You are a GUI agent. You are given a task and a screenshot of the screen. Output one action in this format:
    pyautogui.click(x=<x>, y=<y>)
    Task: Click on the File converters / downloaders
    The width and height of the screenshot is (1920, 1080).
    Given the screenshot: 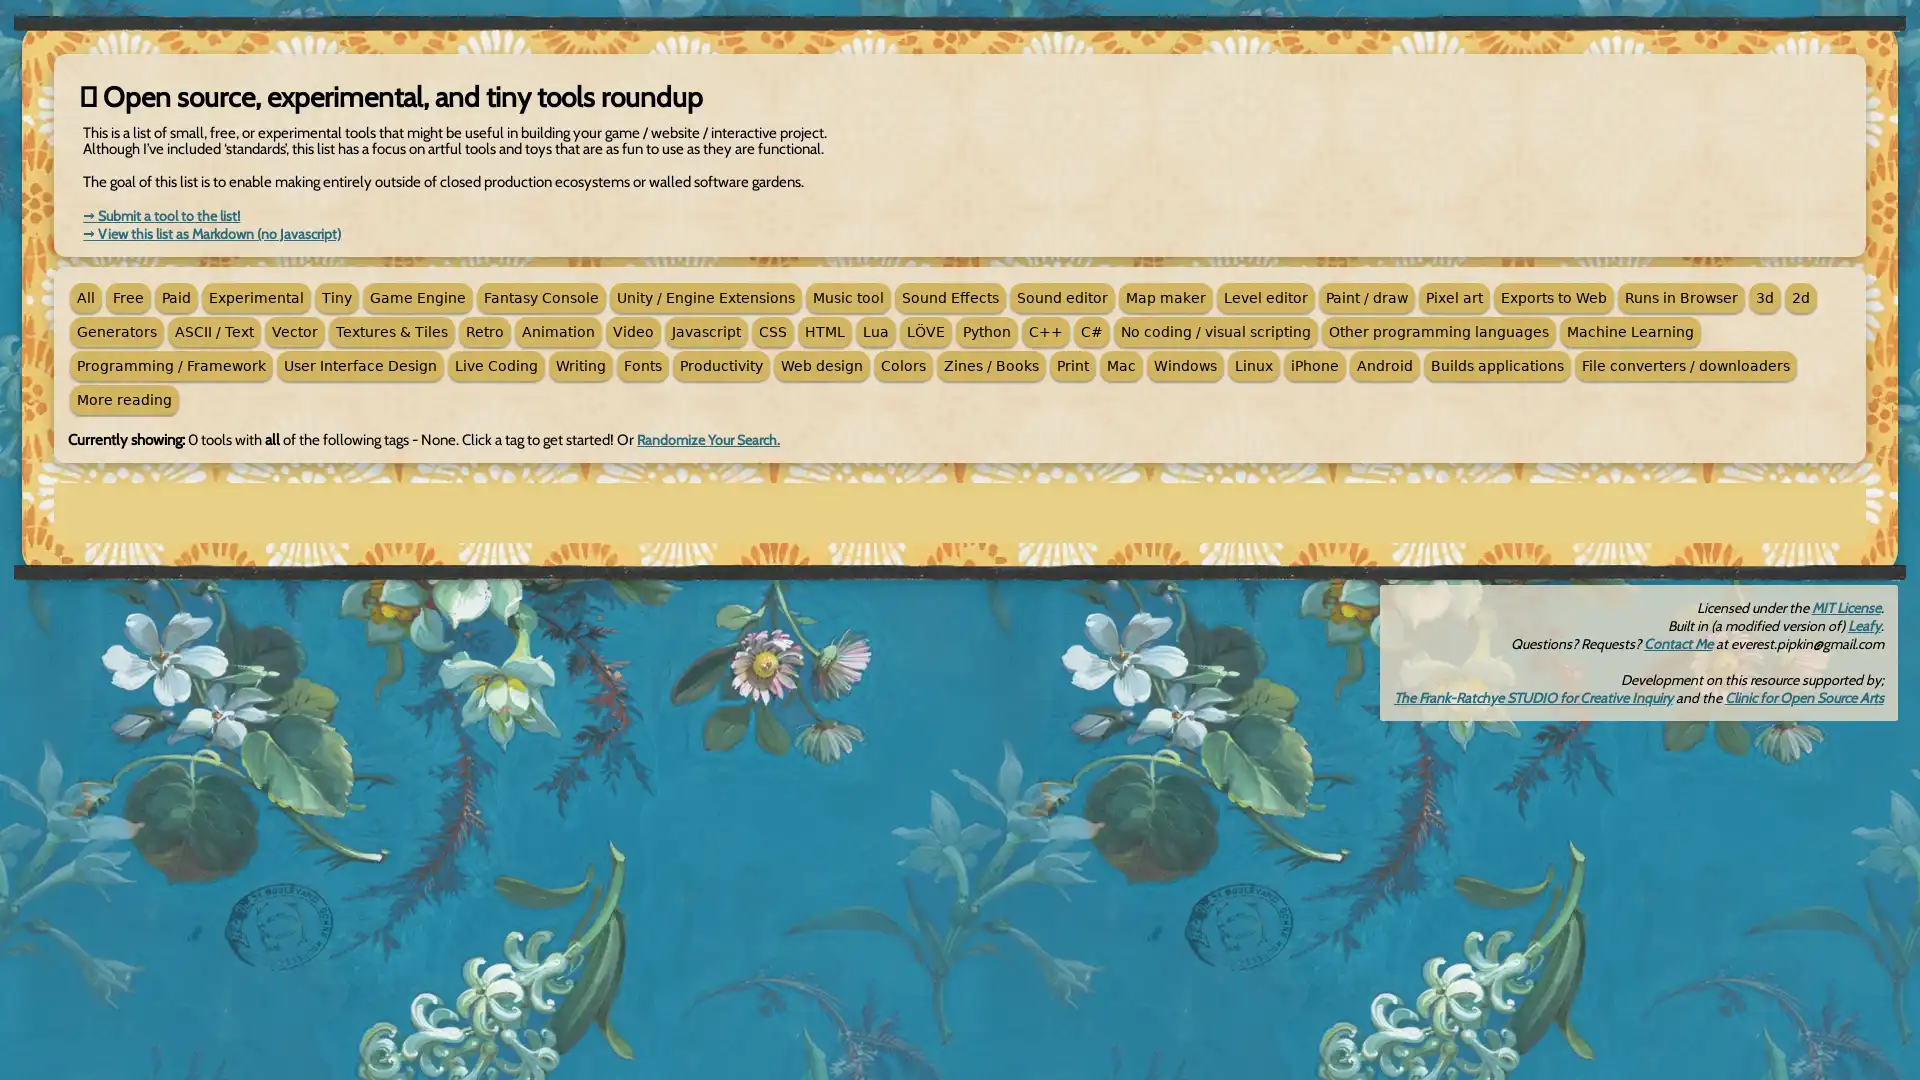 What is the action you would take?
    pyautogui.click(x=1684, y=366)
    